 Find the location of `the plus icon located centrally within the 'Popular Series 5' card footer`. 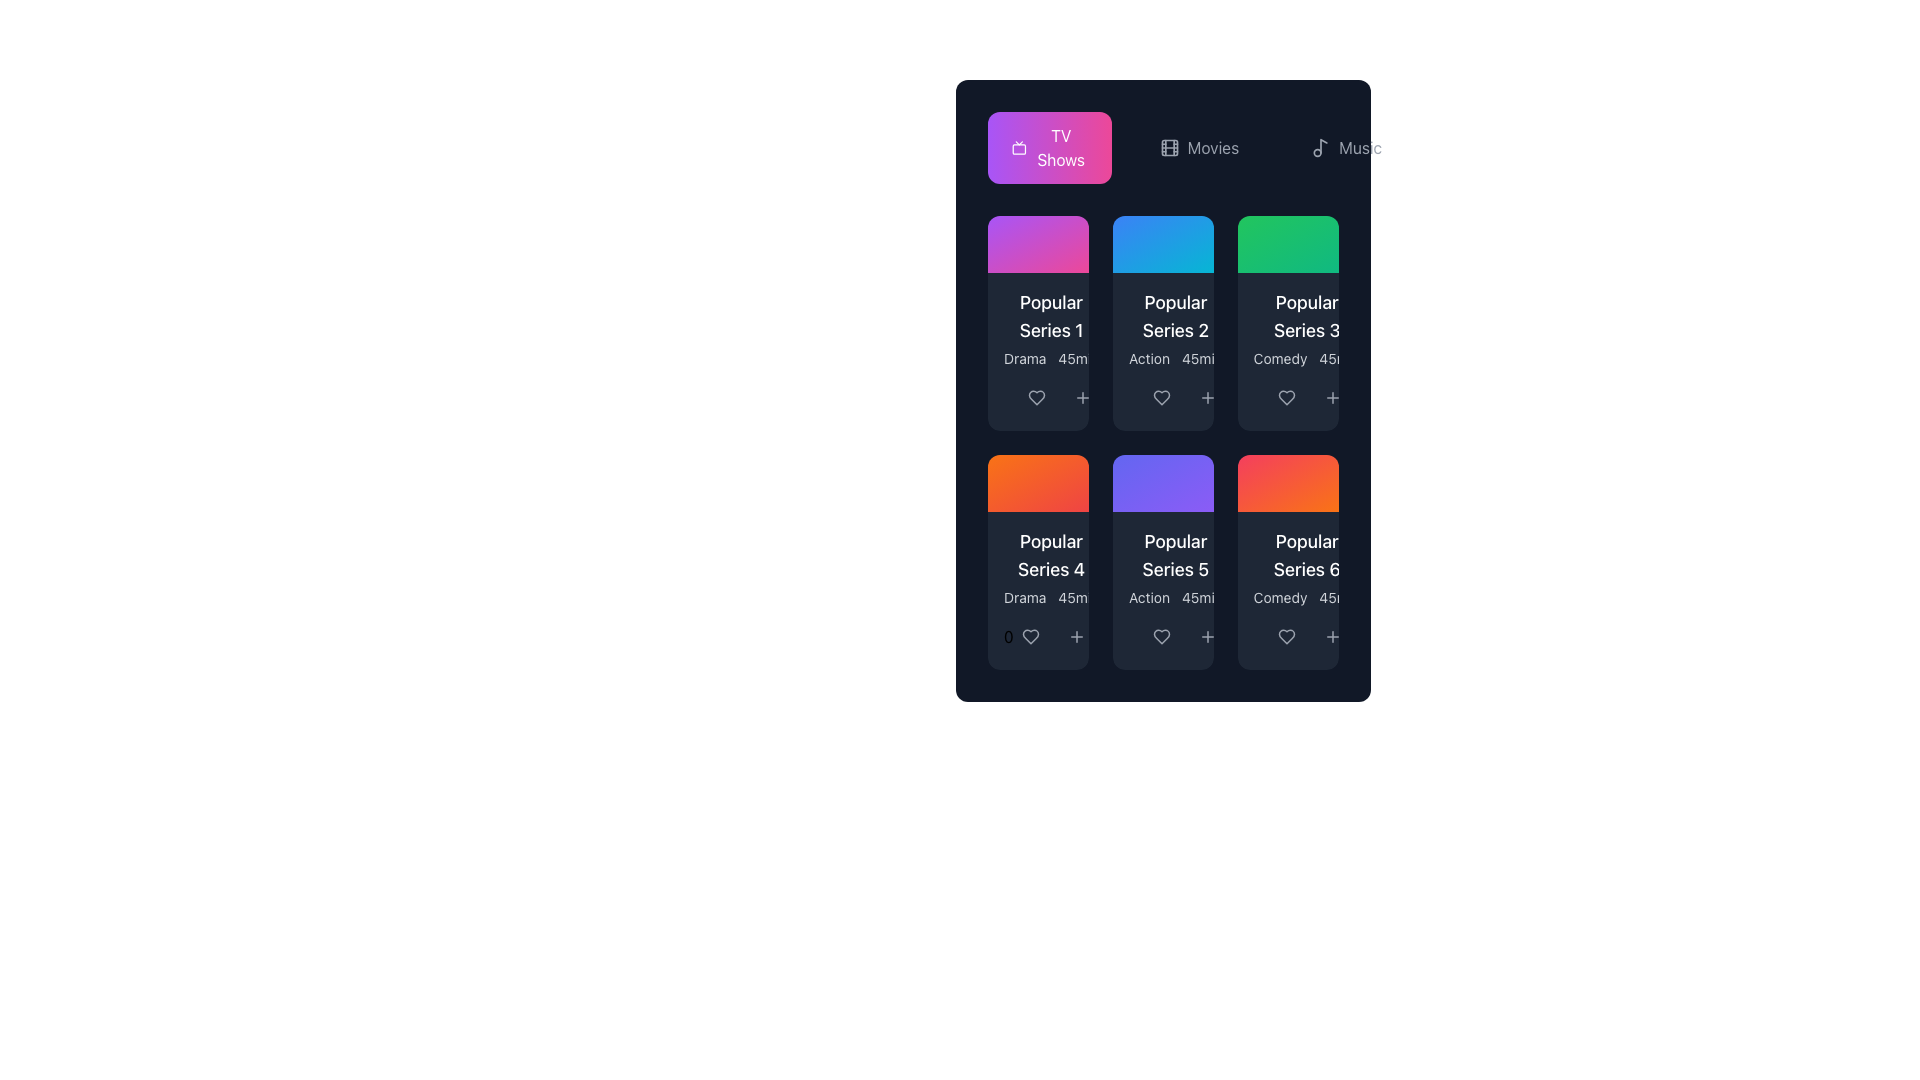

the plus icon located centrally within the 'Popular Series 5' card footer is located at coordinates (1207, 636).